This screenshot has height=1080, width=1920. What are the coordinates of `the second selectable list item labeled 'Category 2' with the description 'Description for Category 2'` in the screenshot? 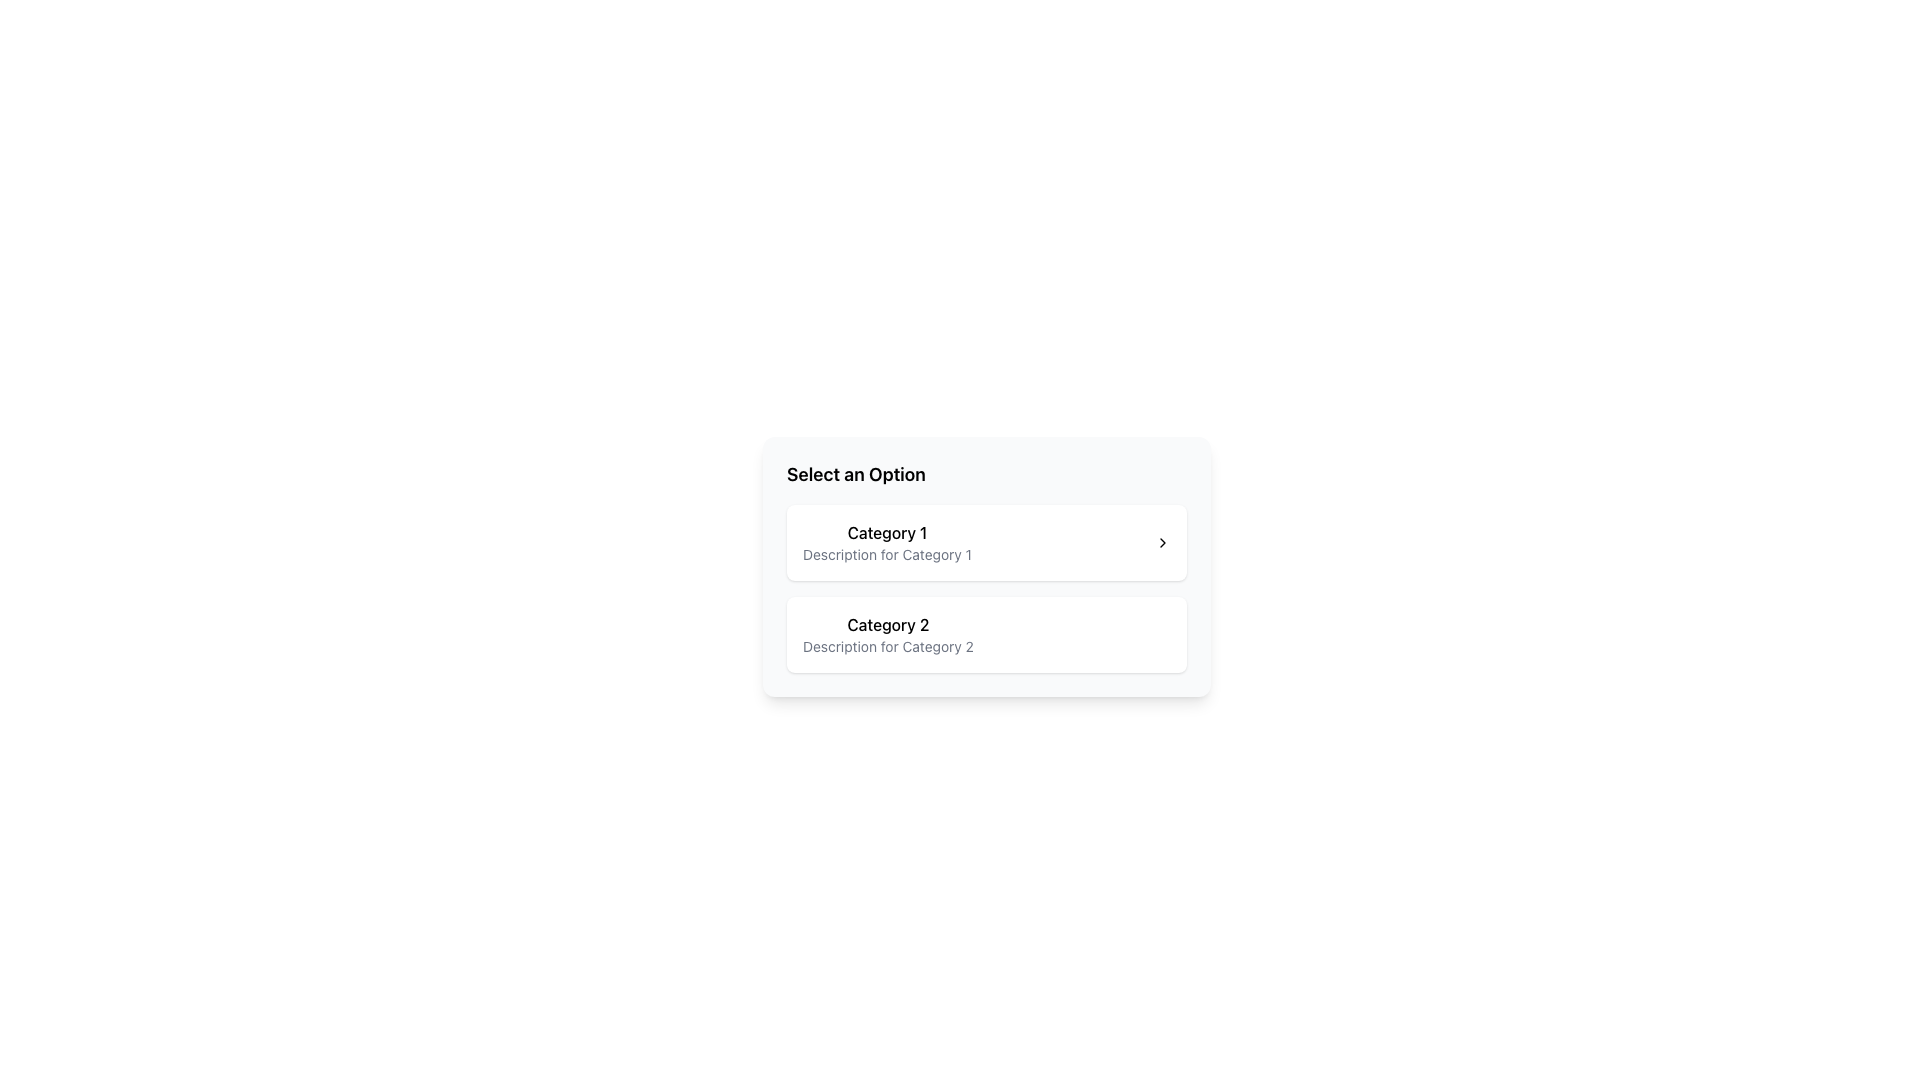 It's located at (987, 635).